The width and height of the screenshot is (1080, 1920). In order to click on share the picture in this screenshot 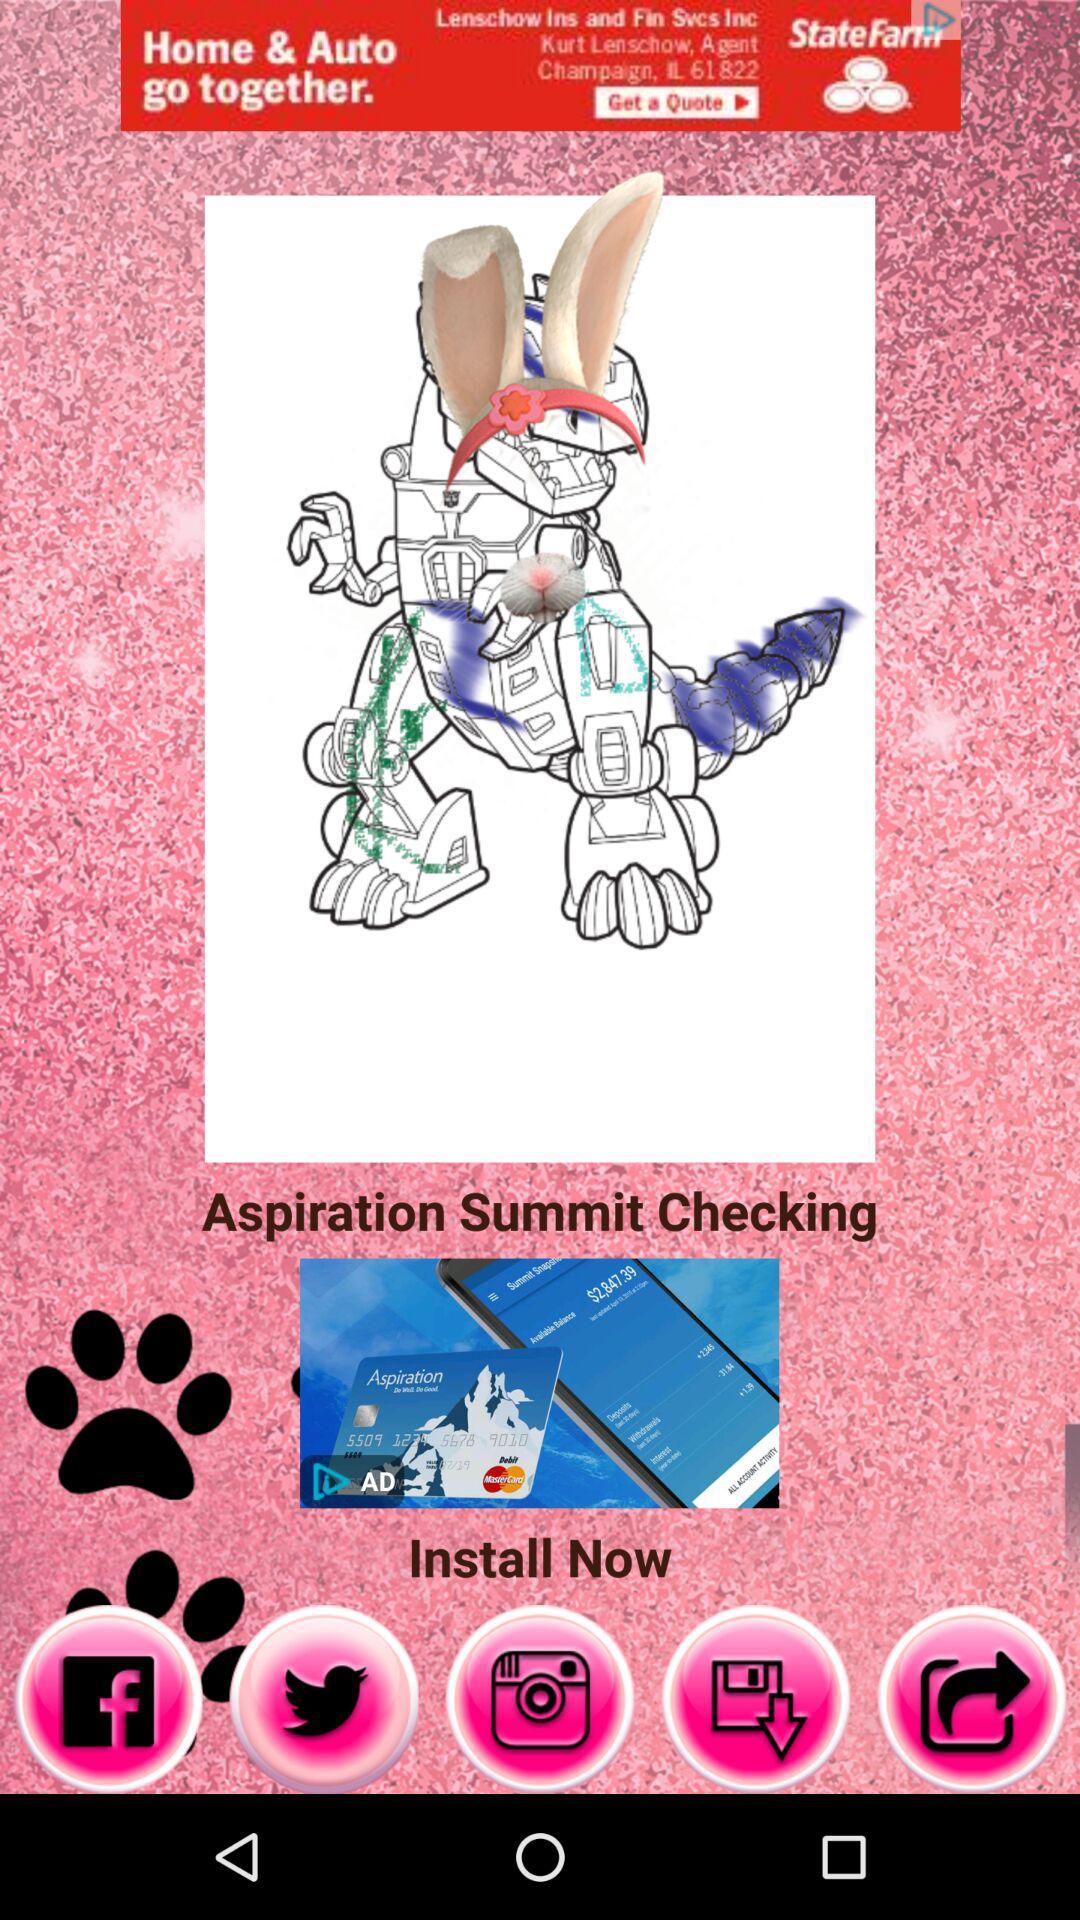, I will do `click(971, 1698)`.